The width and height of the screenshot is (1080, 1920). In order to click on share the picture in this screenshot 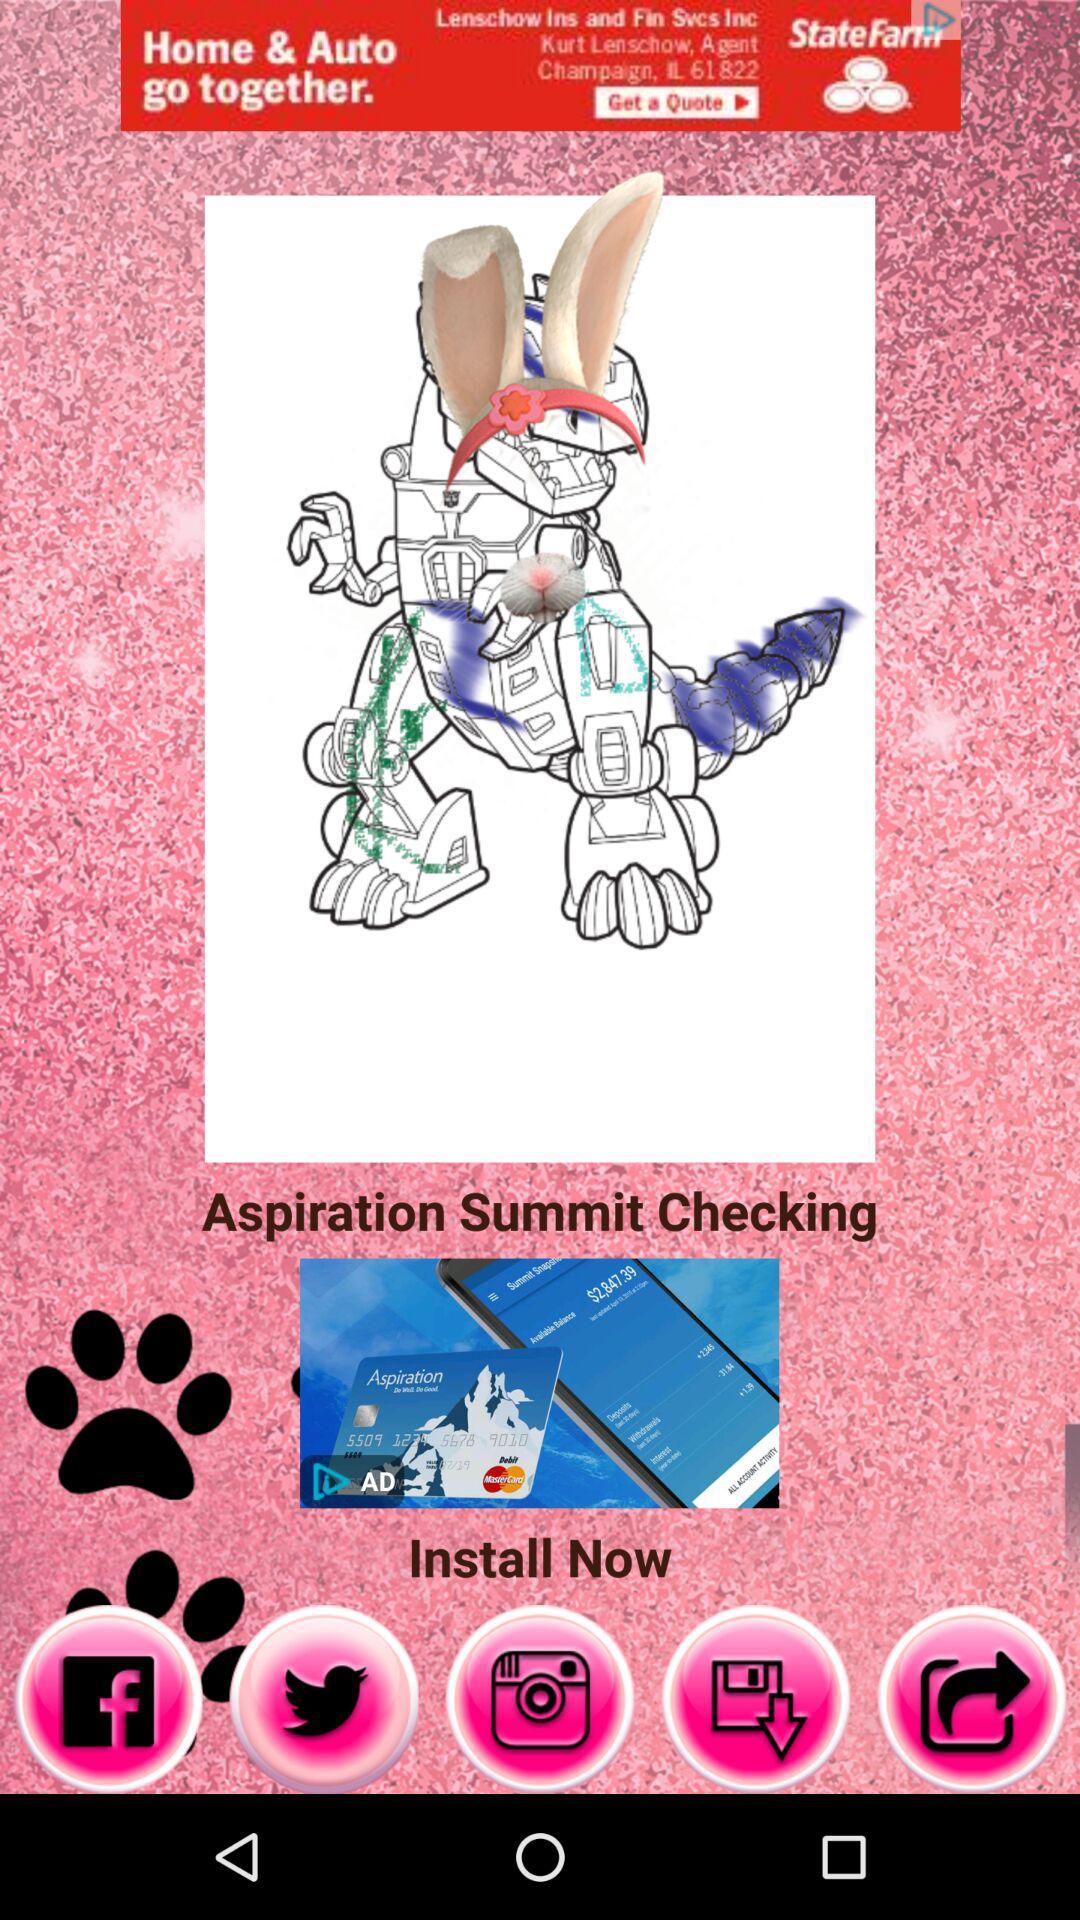, I will do `click(971, 1698)`.